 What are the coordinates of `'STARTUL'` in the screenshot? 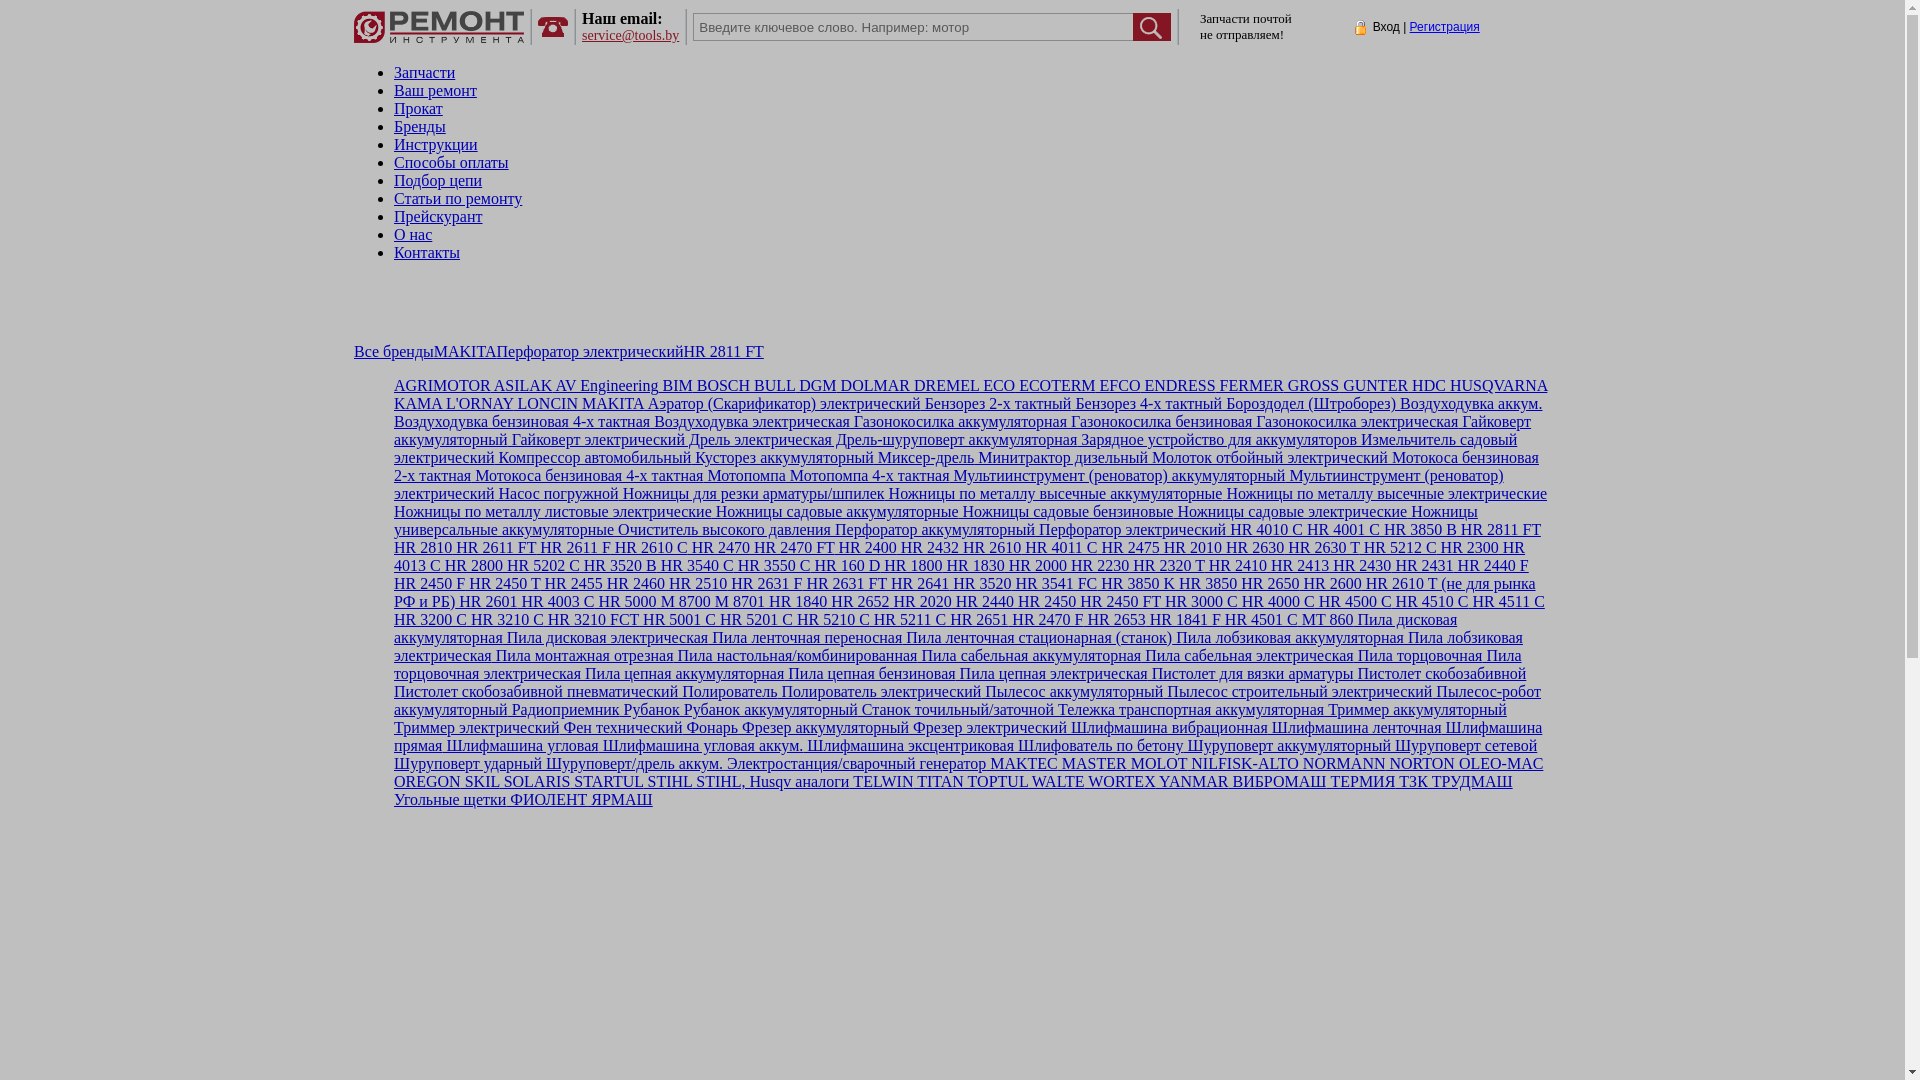 It's located at (605, 780).